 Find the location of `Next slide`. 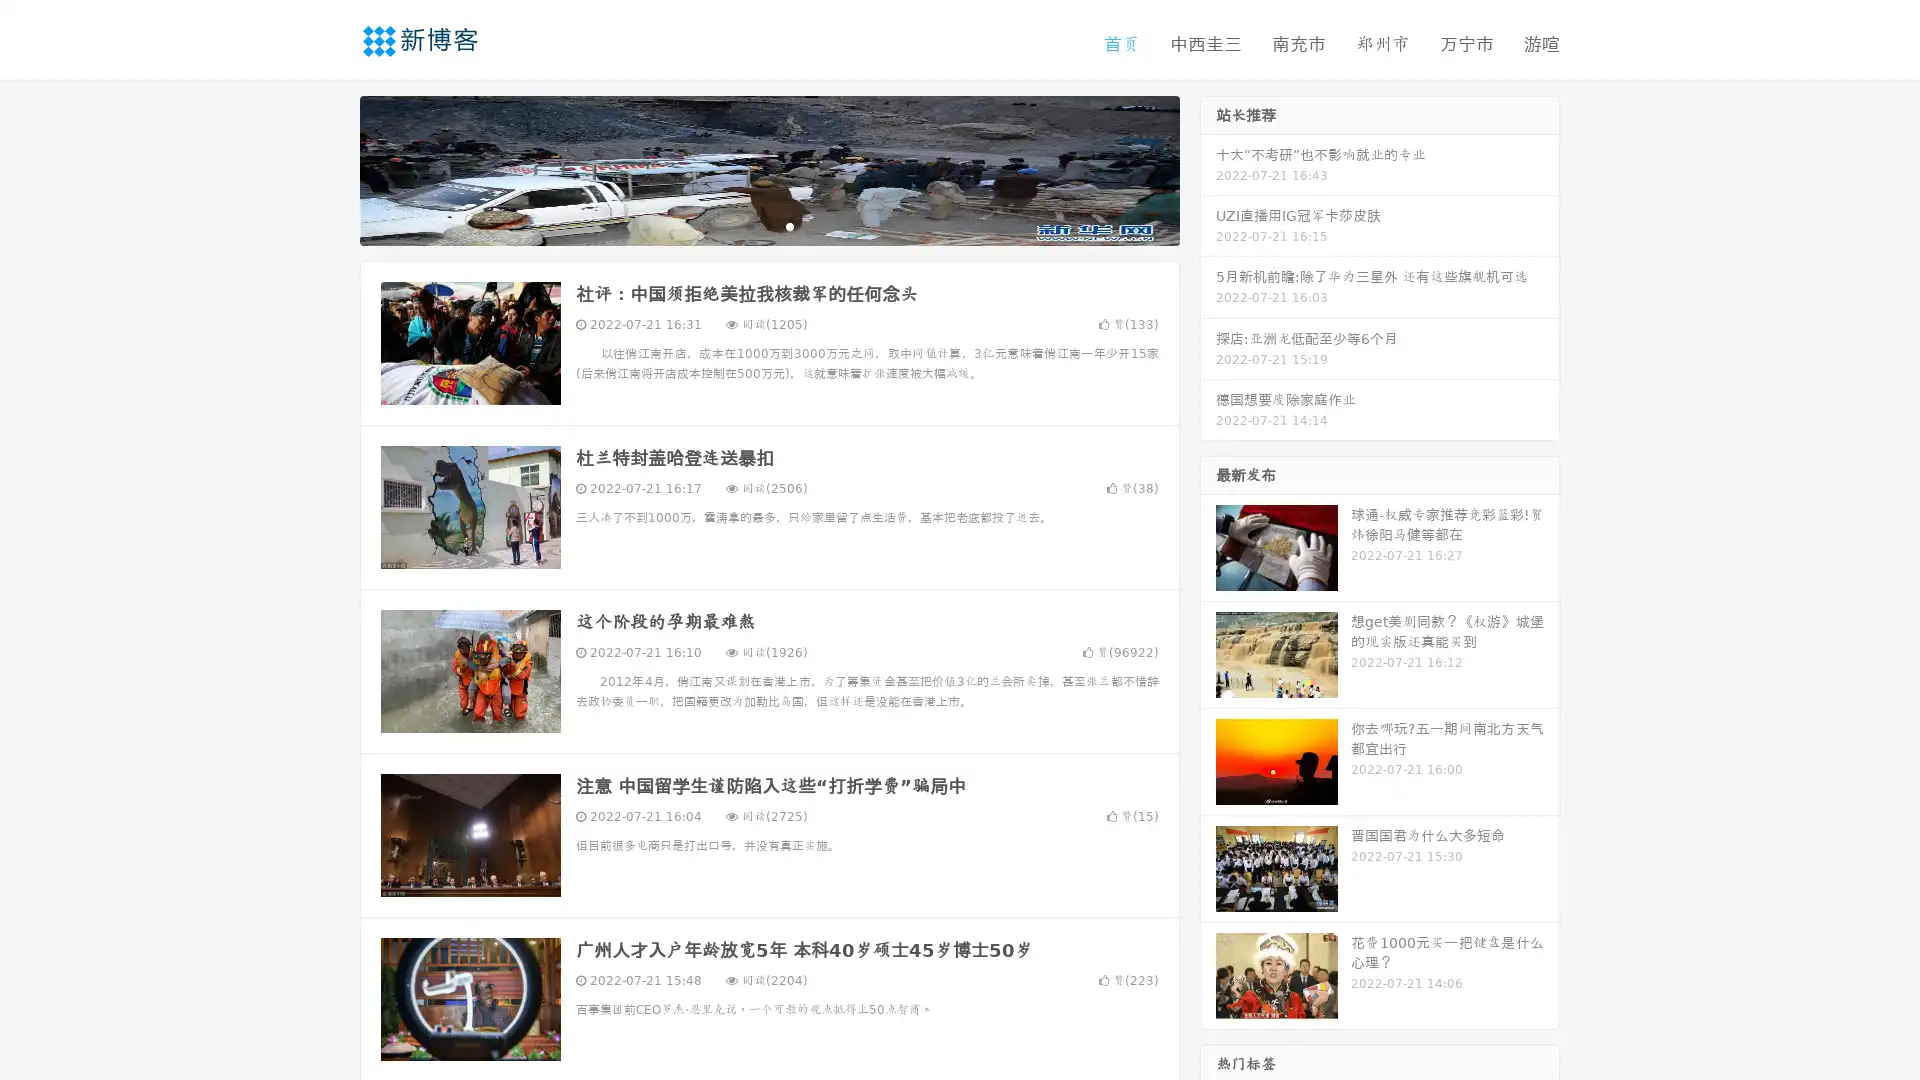

Next slide is located at coordinates (1208, 168).